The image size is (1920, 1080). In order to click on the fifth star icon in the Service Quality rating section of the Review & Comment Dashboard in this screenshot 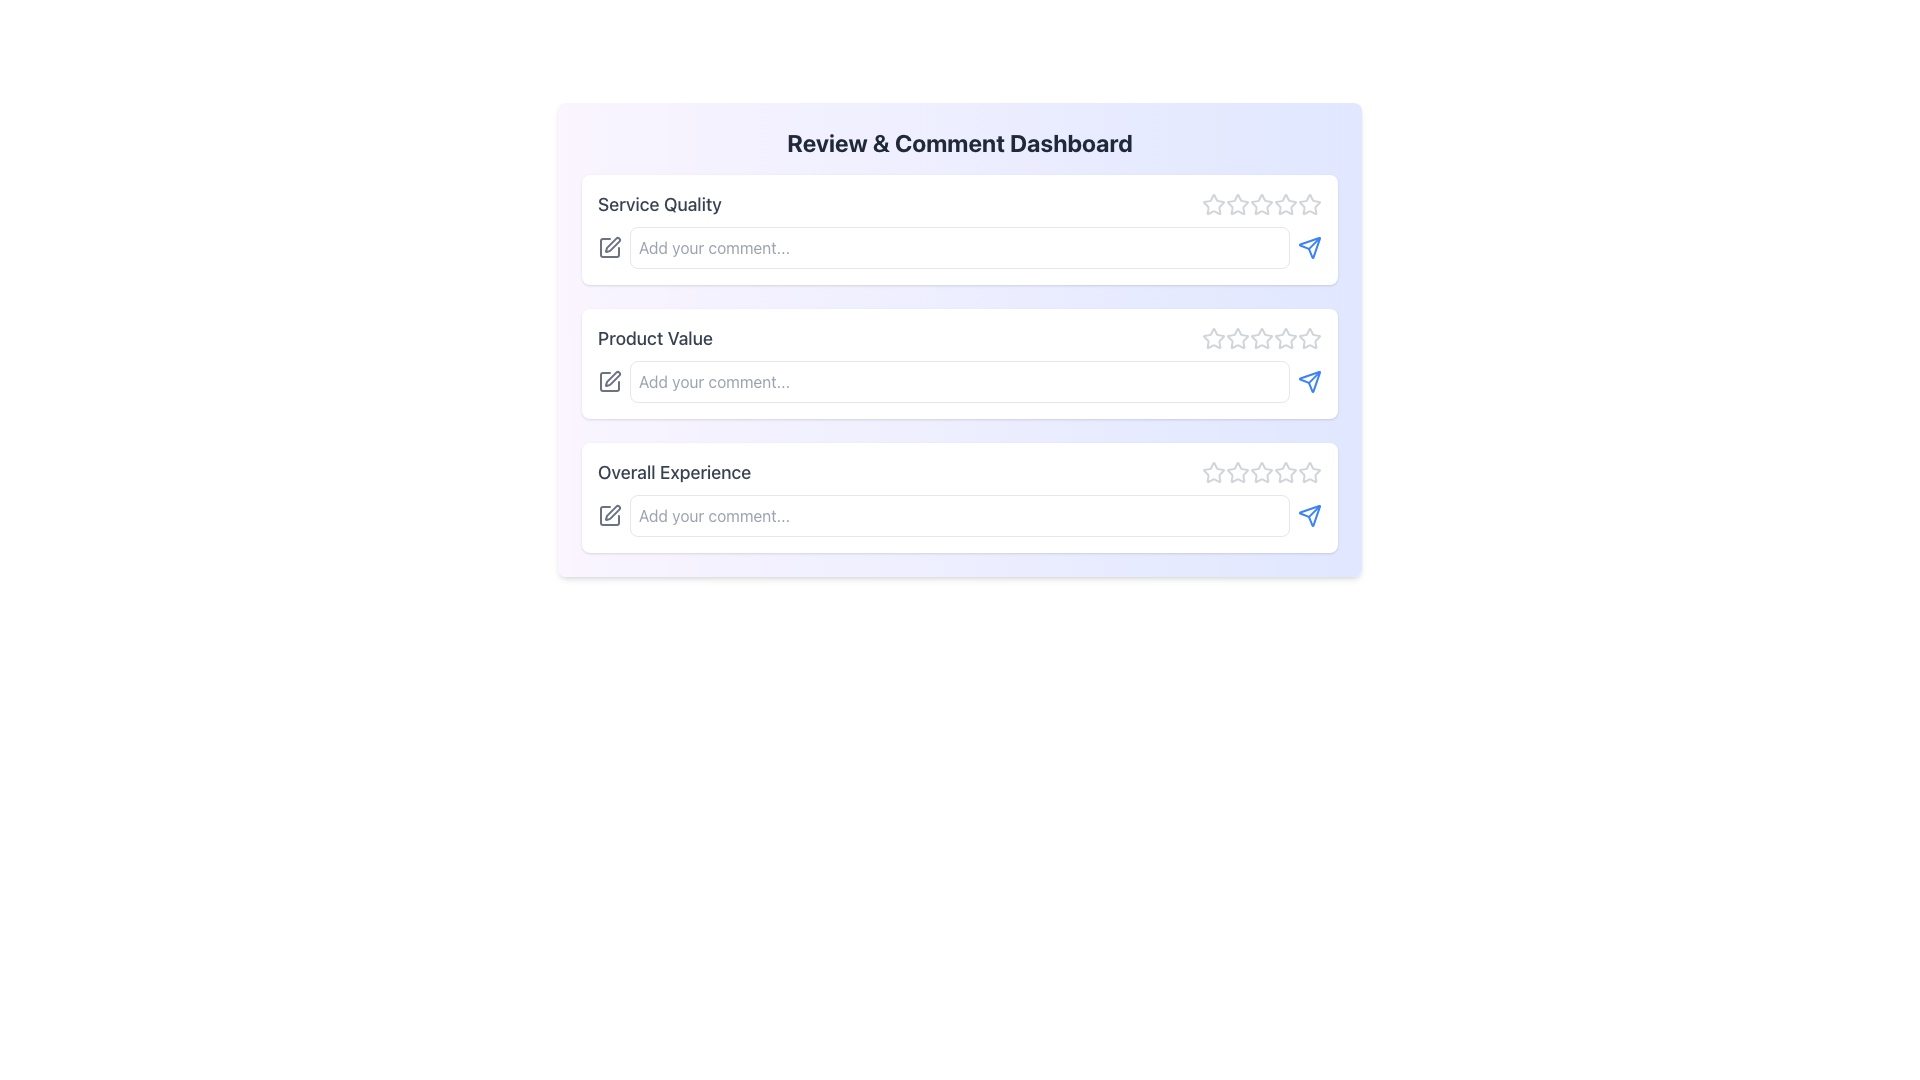, I will do `click(1286, 204)`.